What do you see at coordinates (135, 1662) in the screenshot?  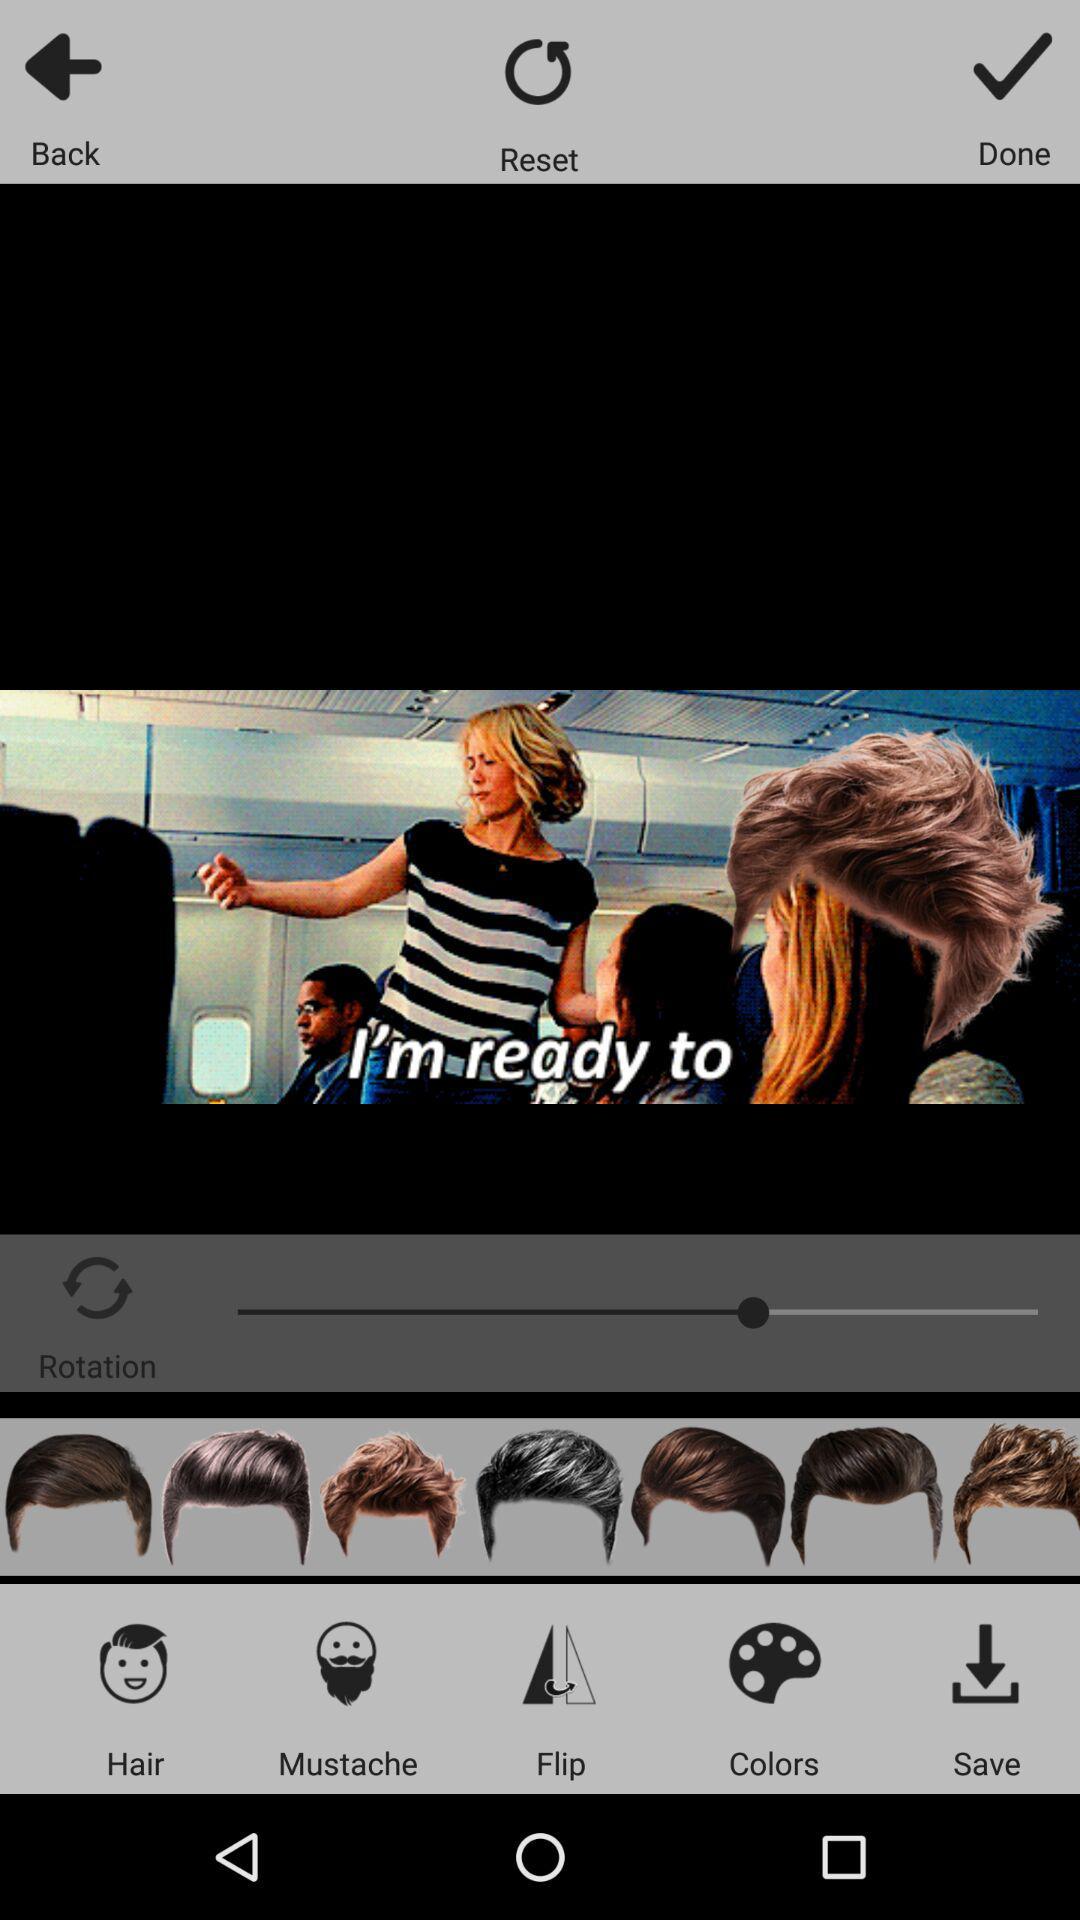 I see `hair type` at bounding box center [135, 1662].